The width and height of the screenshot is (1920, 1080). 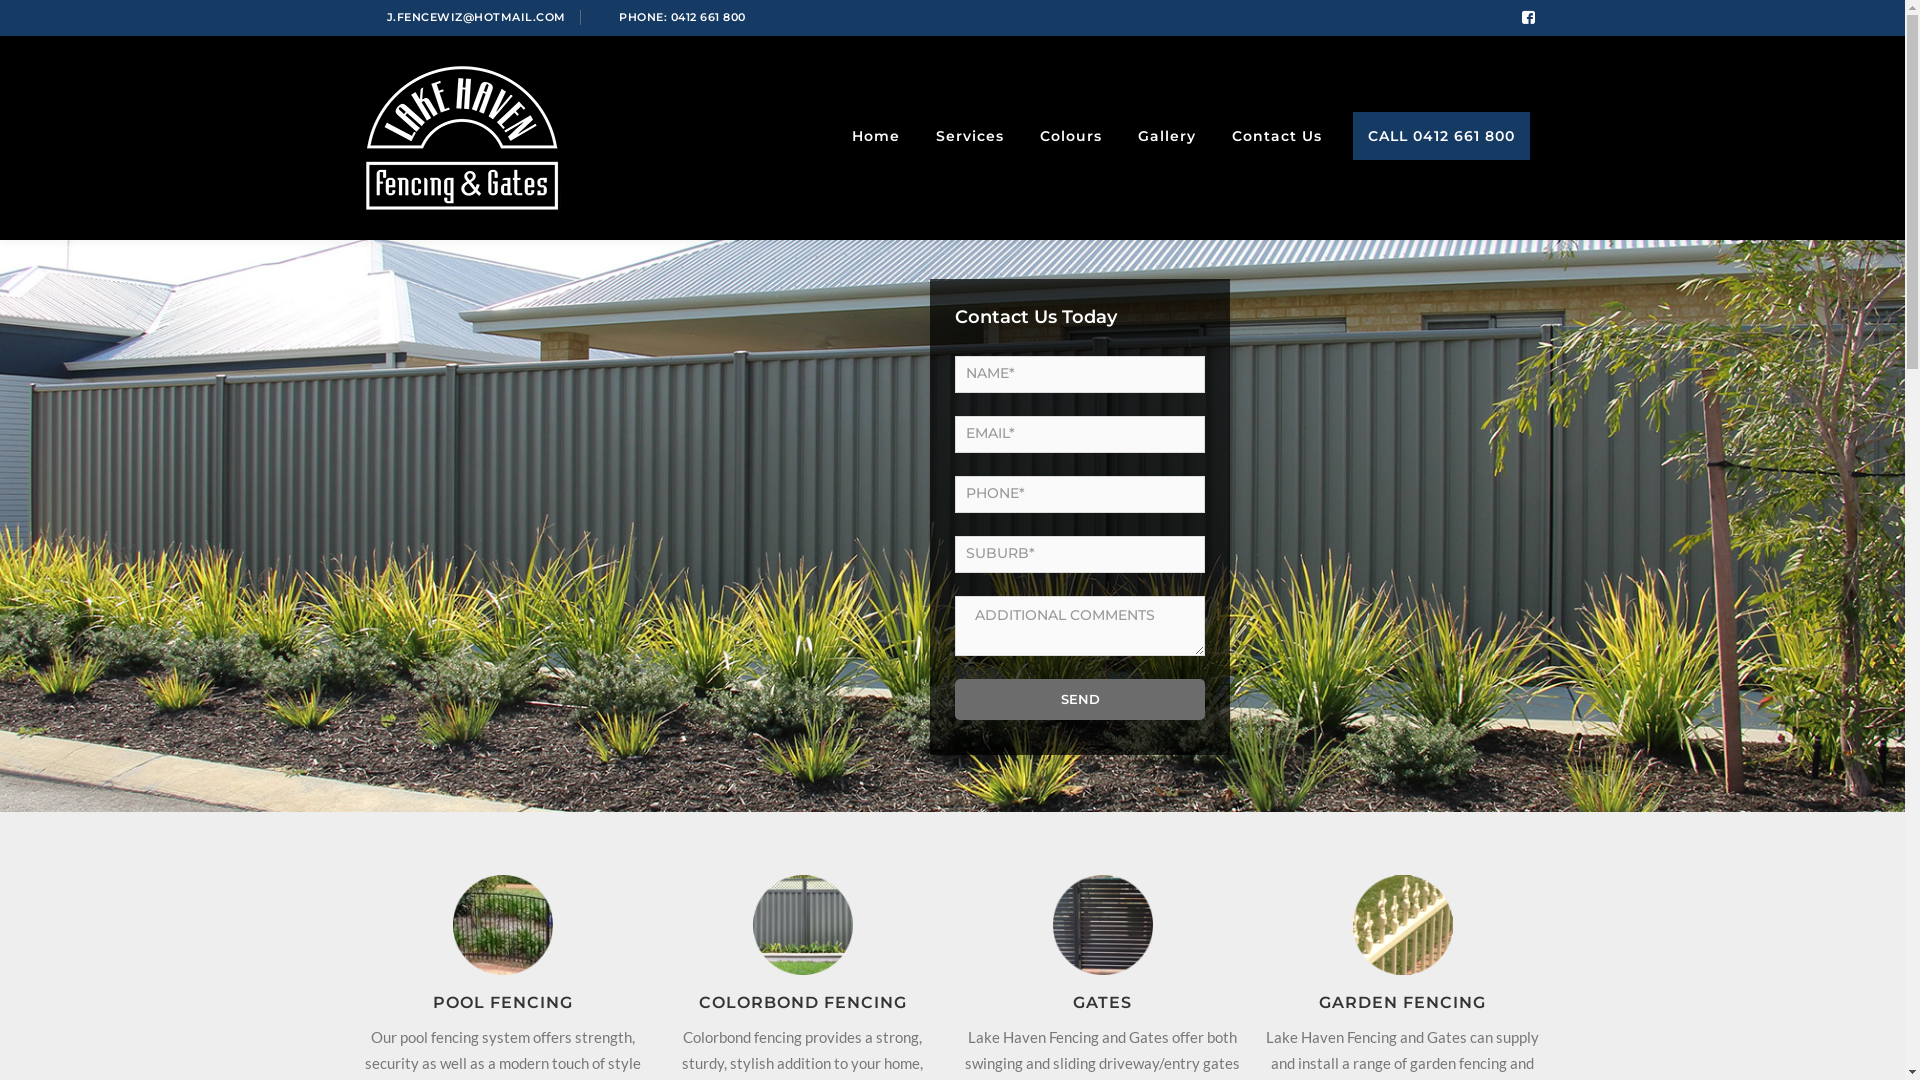 What do you see at coordinates (459, 135) in the screenshot?
I see `'Lake Haven Fencing and Gates'` at bounding box center [459, 135].